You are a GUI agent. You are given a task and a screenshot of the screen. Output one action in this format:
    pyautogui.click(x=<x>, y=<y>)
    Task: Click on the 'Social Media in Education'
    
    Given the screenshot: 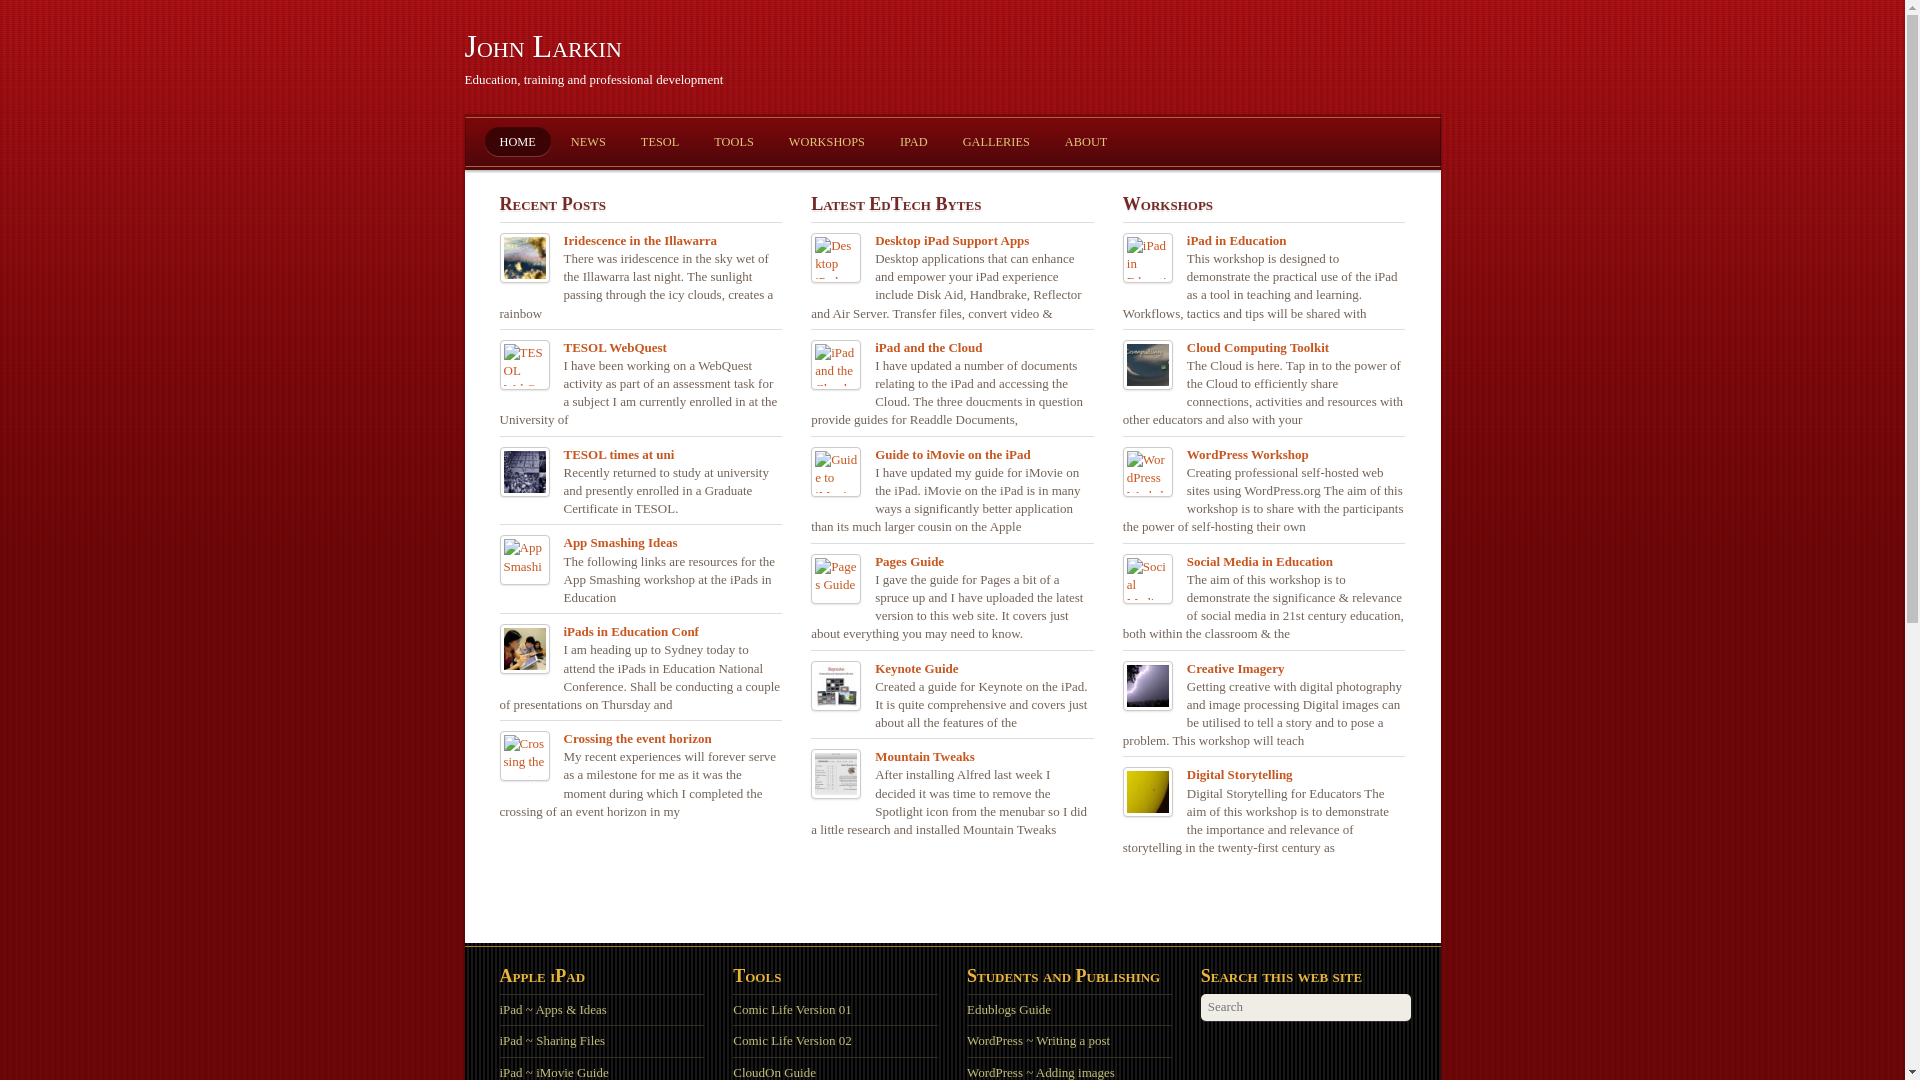 What is the action you would take?
    pyautogui.click(x=1186, y=562)
    